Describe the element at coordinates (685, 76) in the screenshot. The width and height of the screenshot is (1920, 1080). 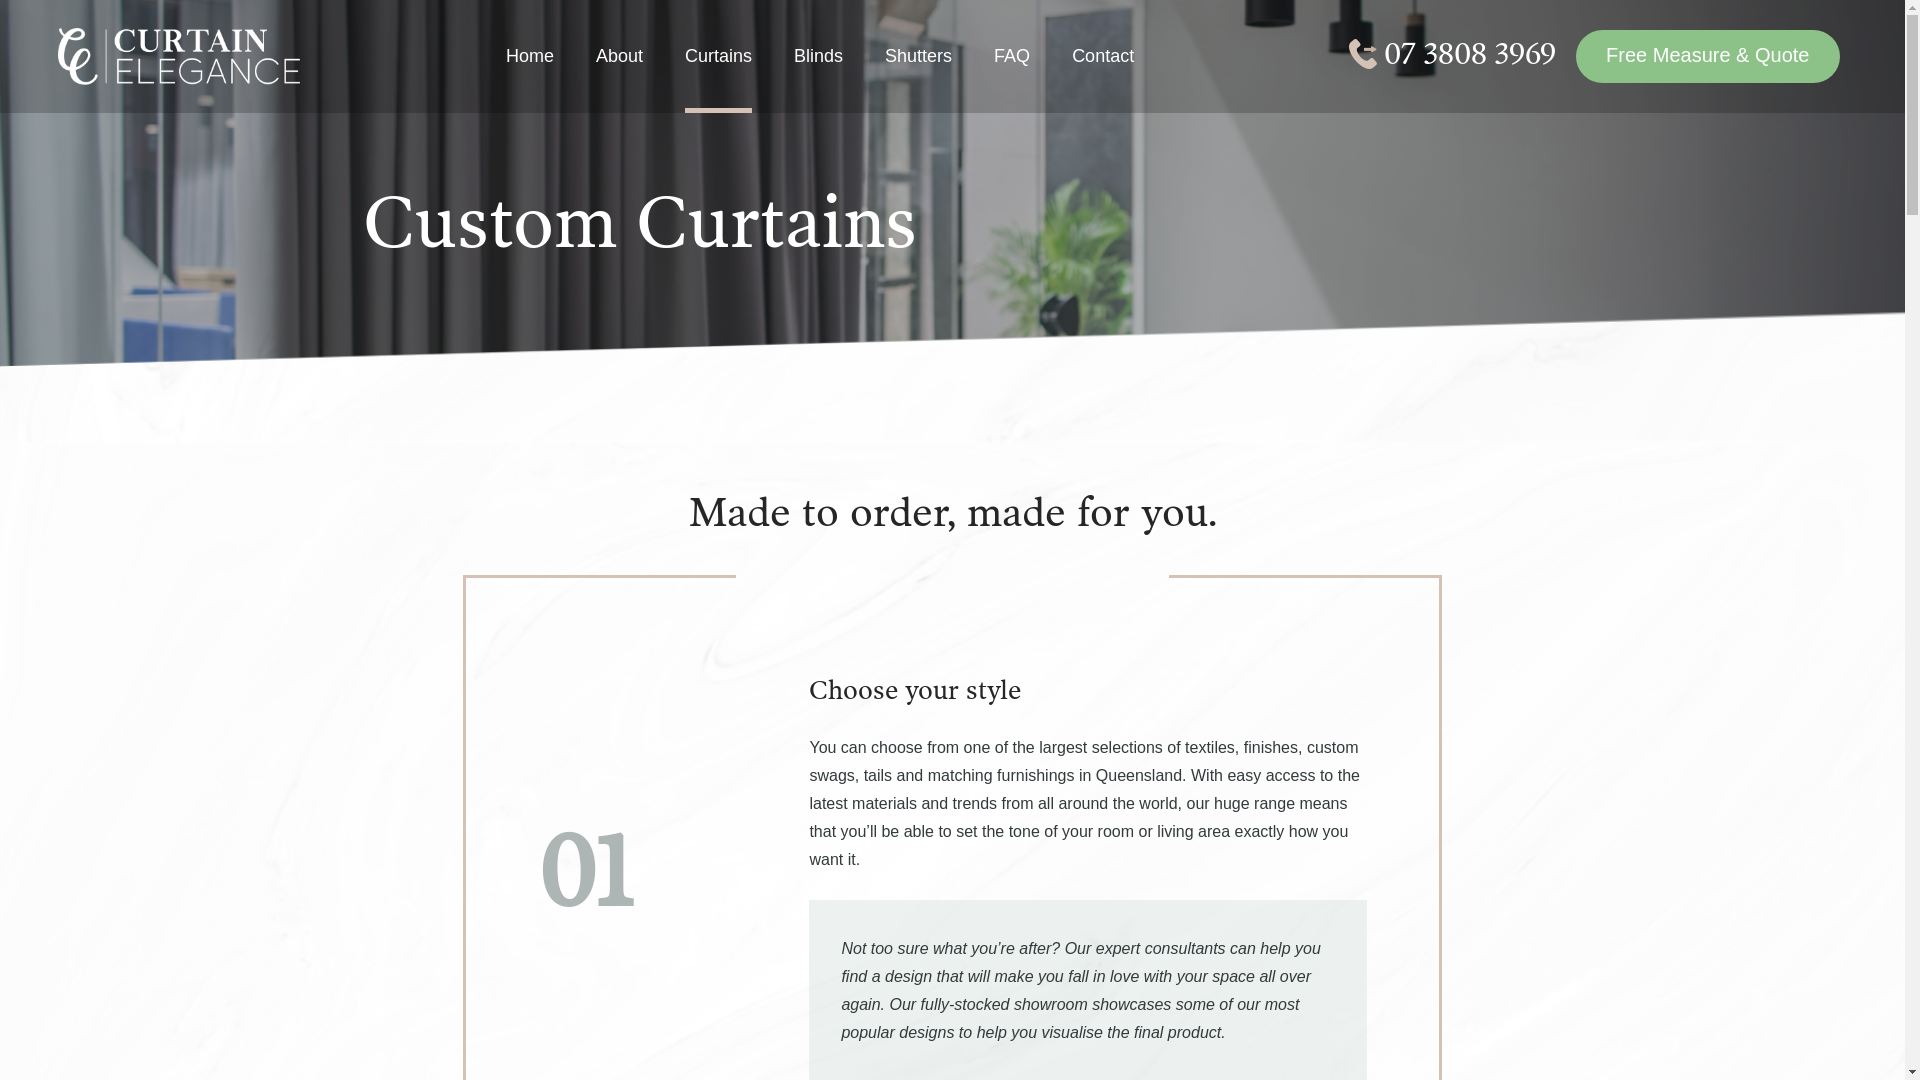
I see `'Curtains'` at that location.